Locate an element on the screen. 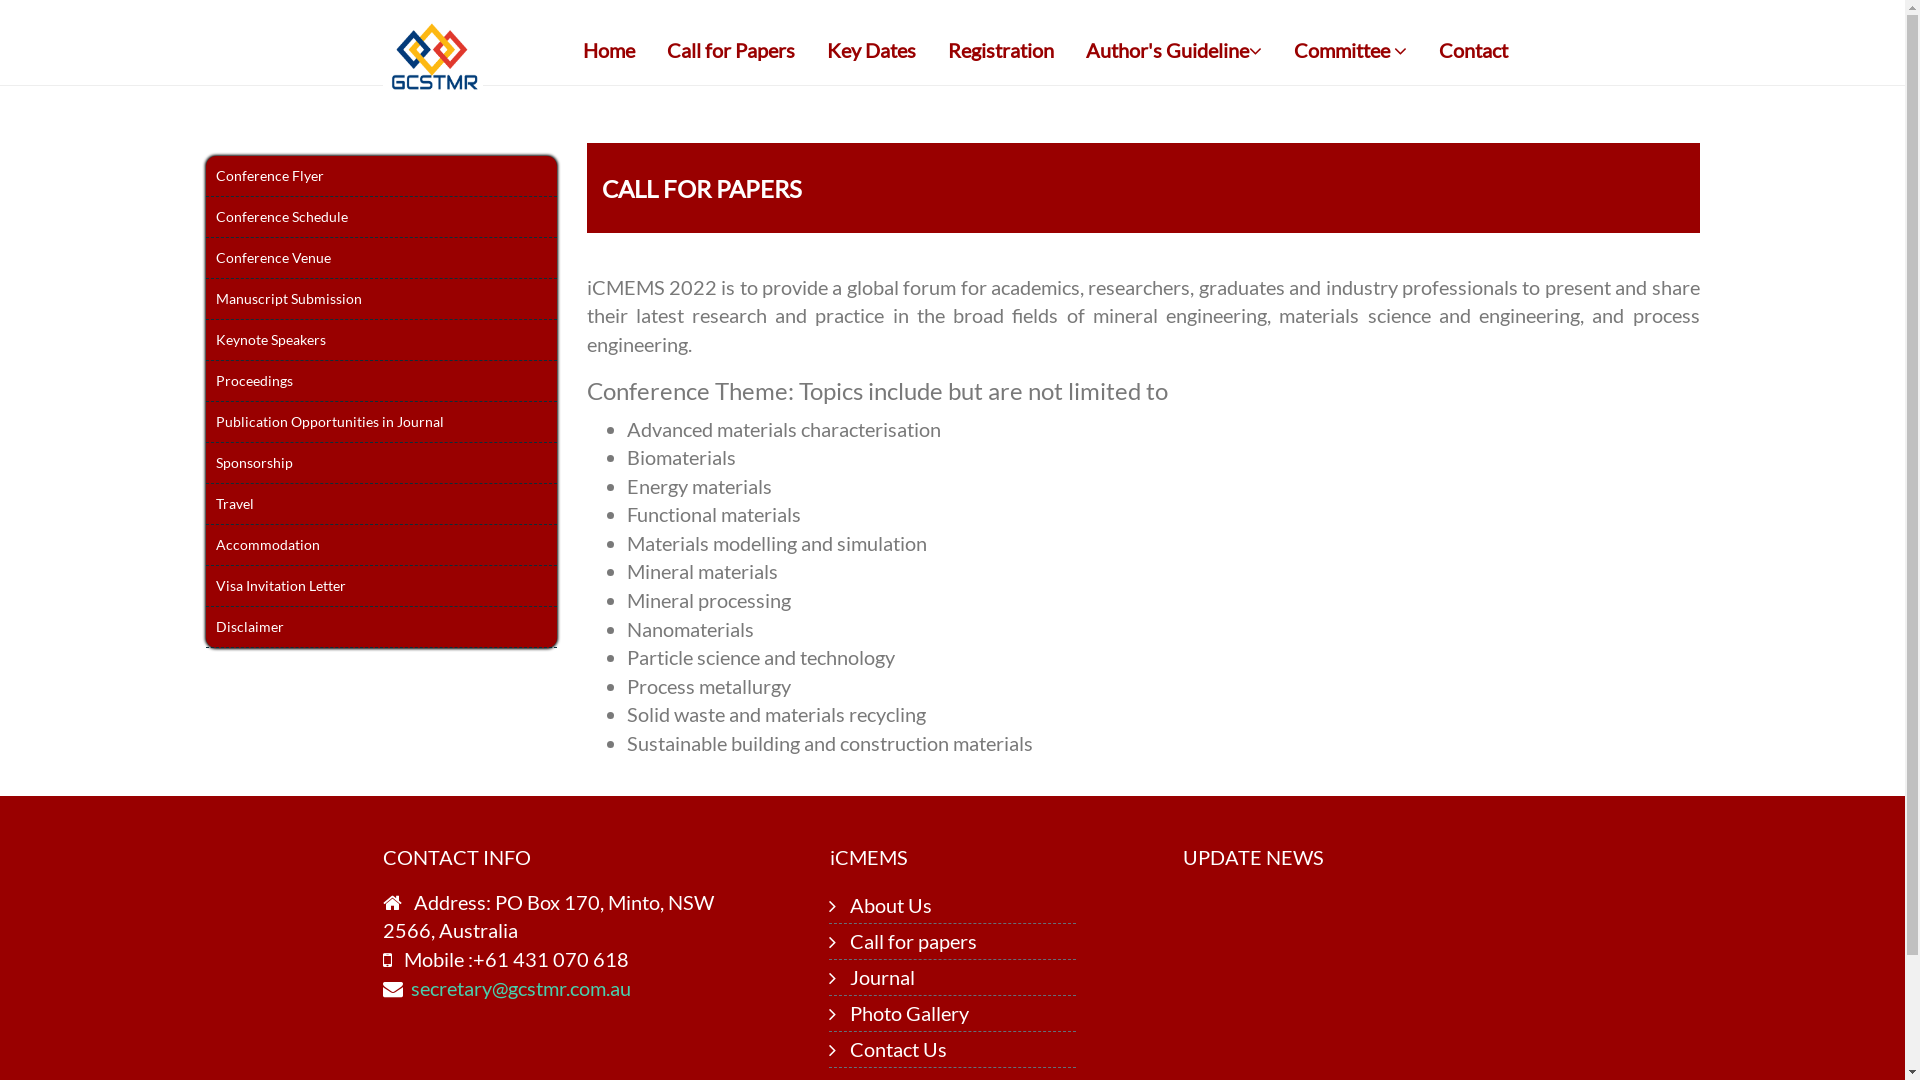  'Key Dates' is located at coordinates (871, 49).